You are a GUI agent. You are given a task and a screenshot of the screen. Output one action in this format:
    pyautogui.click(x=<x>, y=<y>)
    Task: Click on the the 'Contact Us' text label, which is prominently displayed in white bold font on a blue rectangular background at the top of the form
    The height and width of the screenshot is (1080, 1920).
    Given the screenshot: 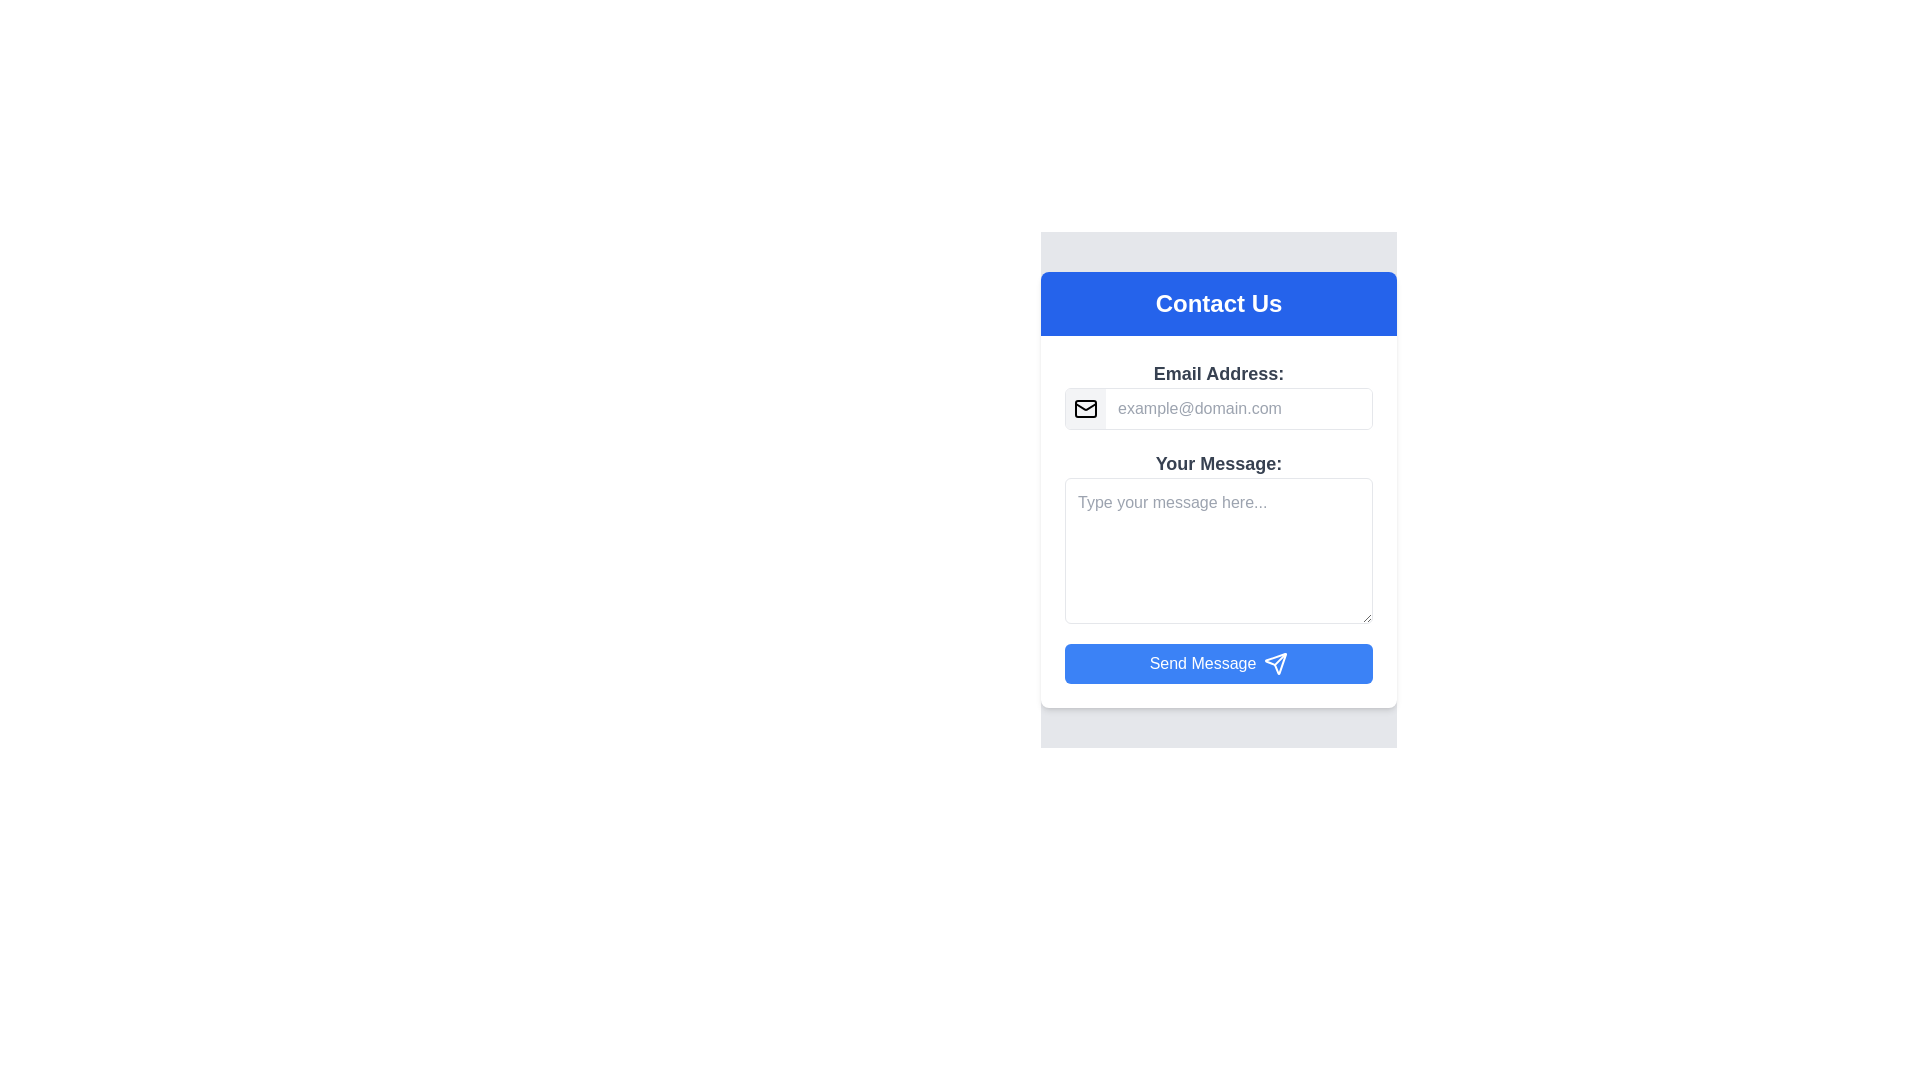 What is the action you would take?
    pyautogui.click(x=1218, y=304)
    